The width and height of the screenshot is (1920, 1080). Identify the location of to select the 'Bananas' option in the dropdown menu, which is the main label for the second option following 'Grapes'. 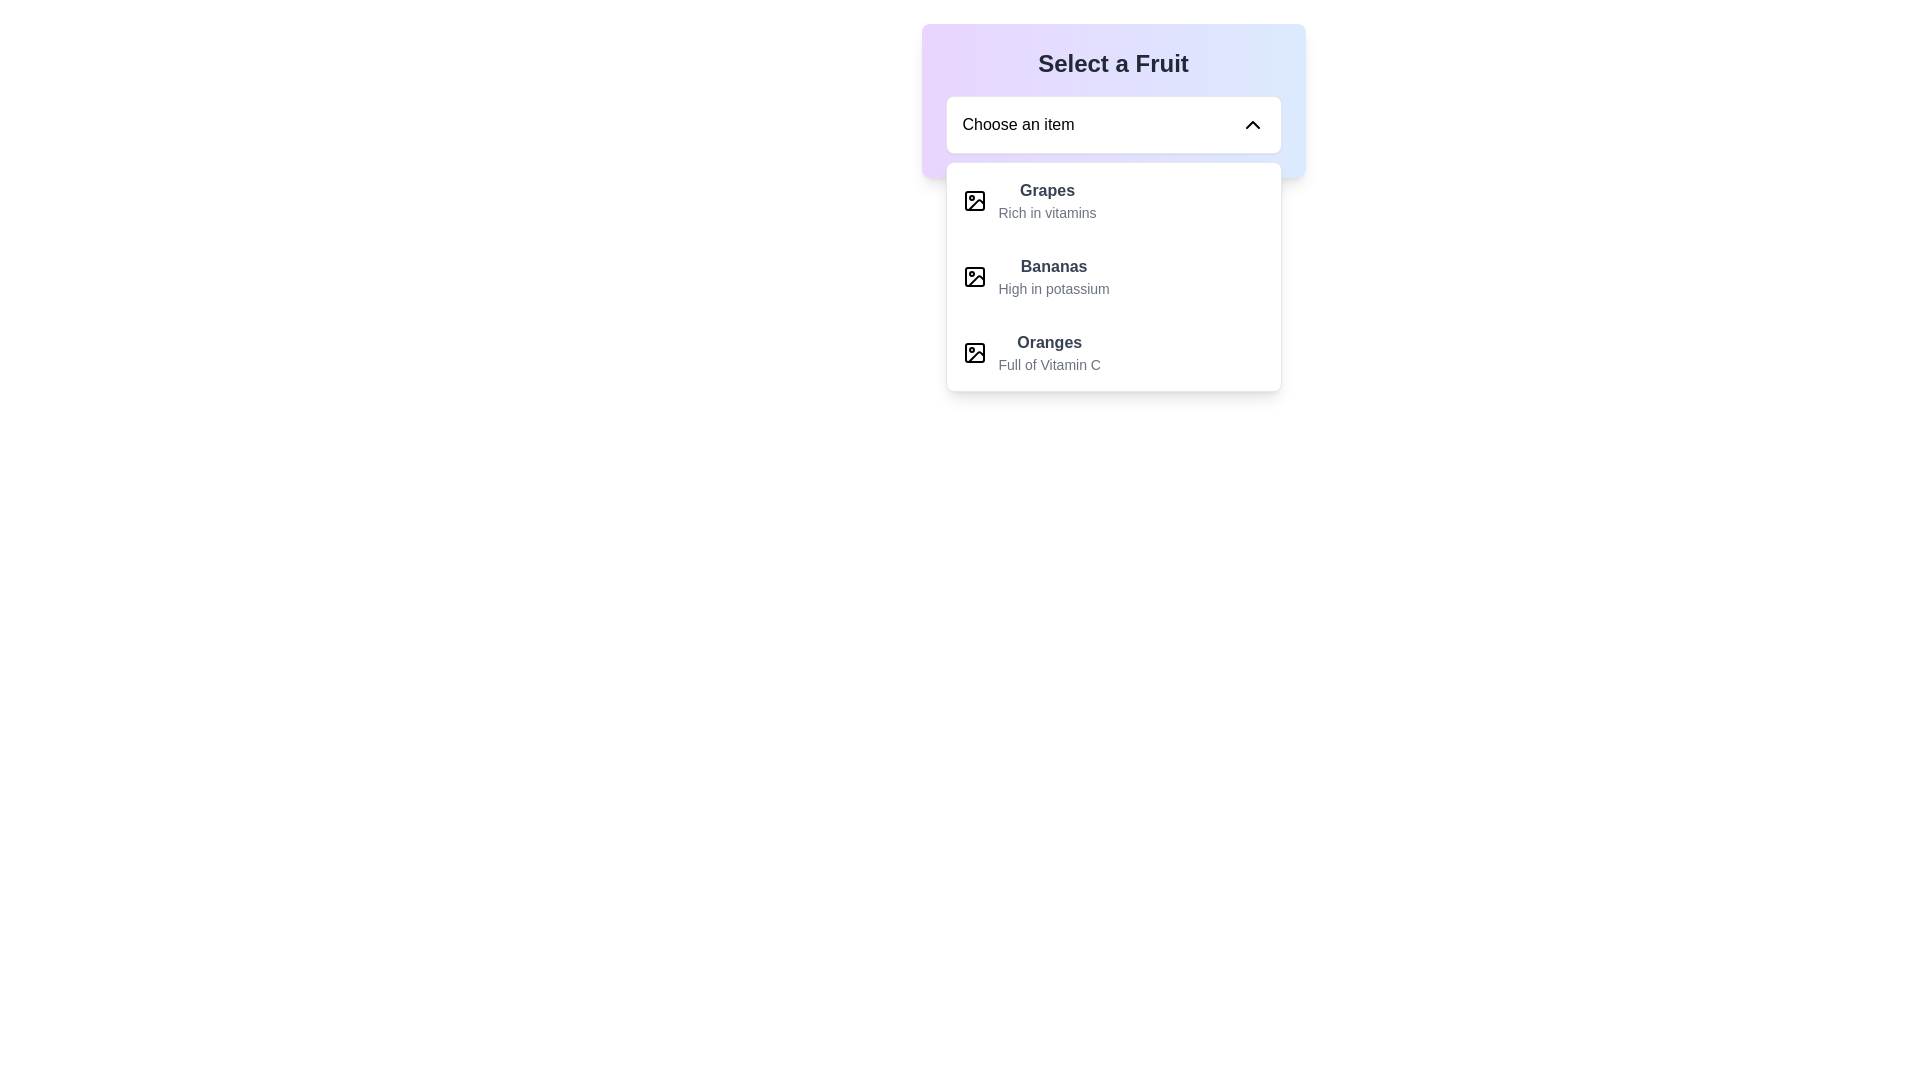
(1053, 265).